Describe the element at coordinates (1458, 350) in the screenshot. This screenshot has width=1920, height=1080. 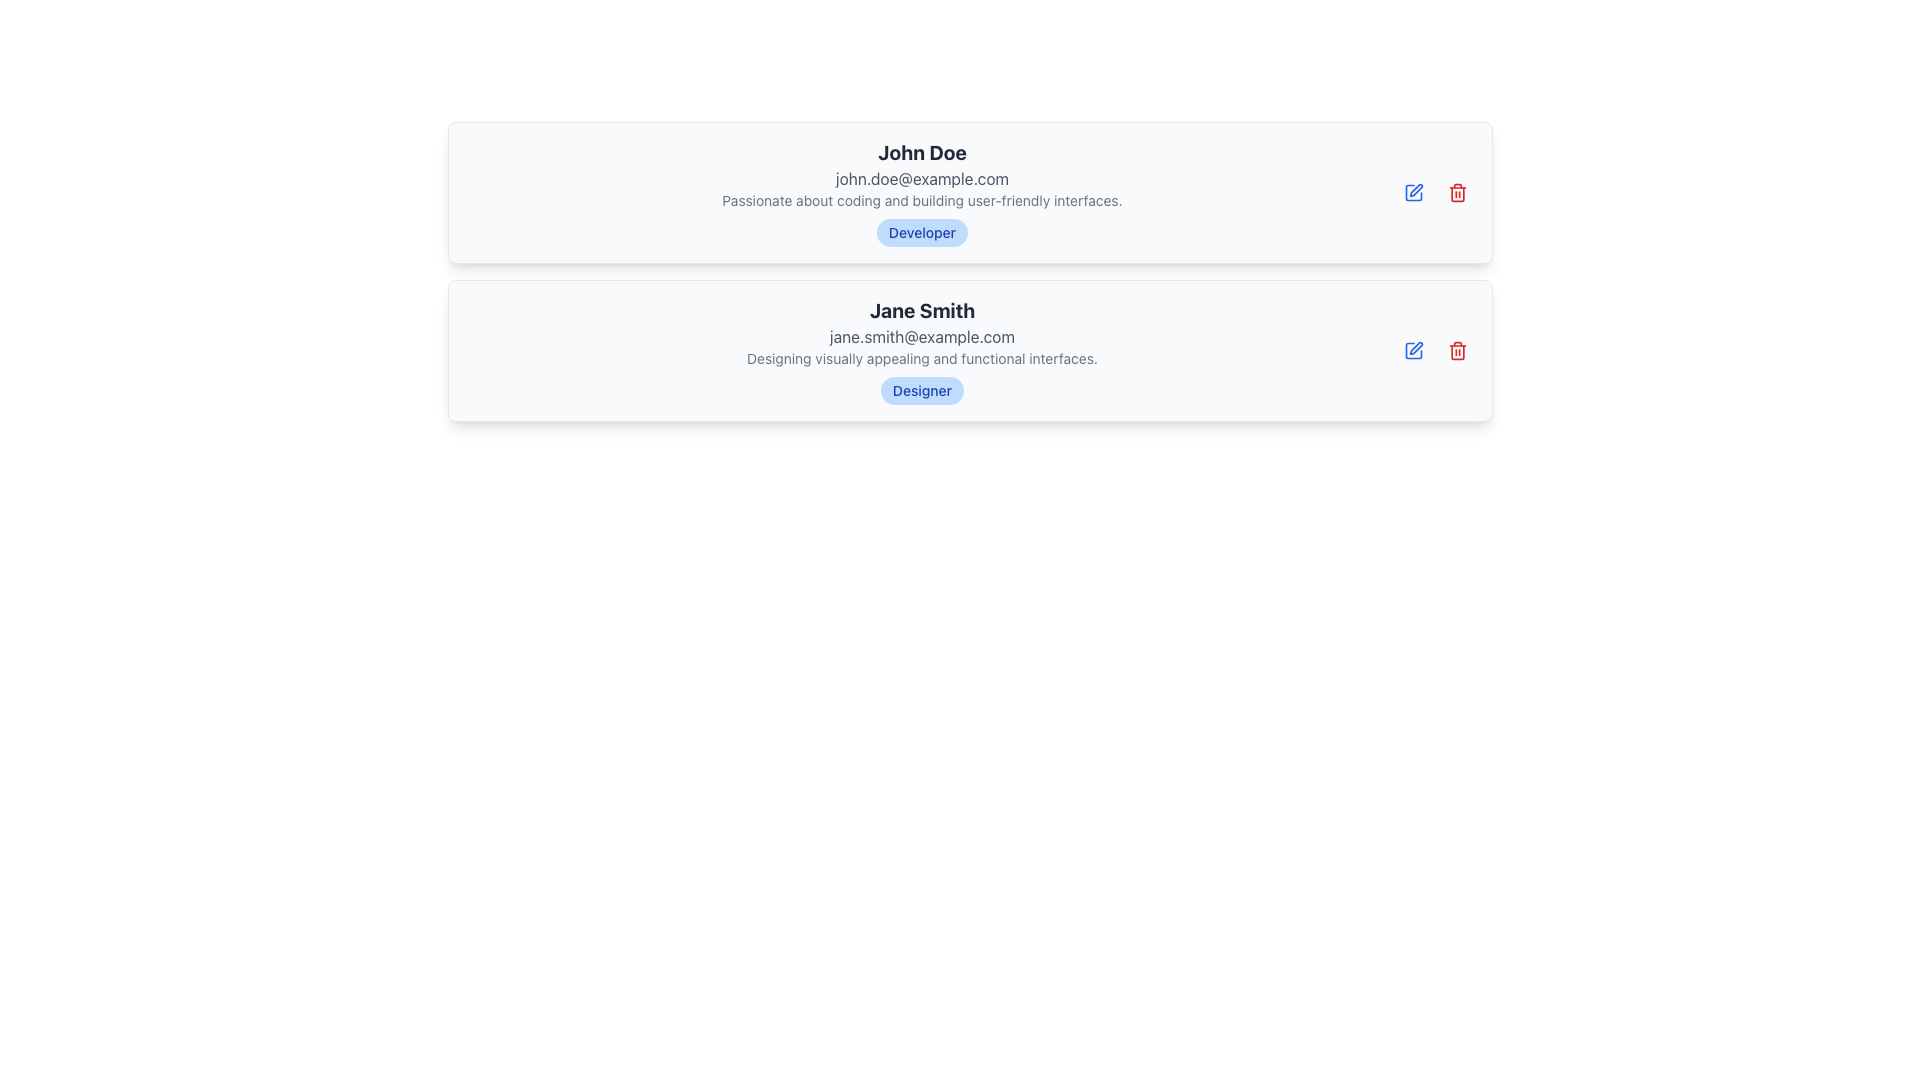
I see `the trash bin icon button located at the top right corner of the user's detail card` at that location.